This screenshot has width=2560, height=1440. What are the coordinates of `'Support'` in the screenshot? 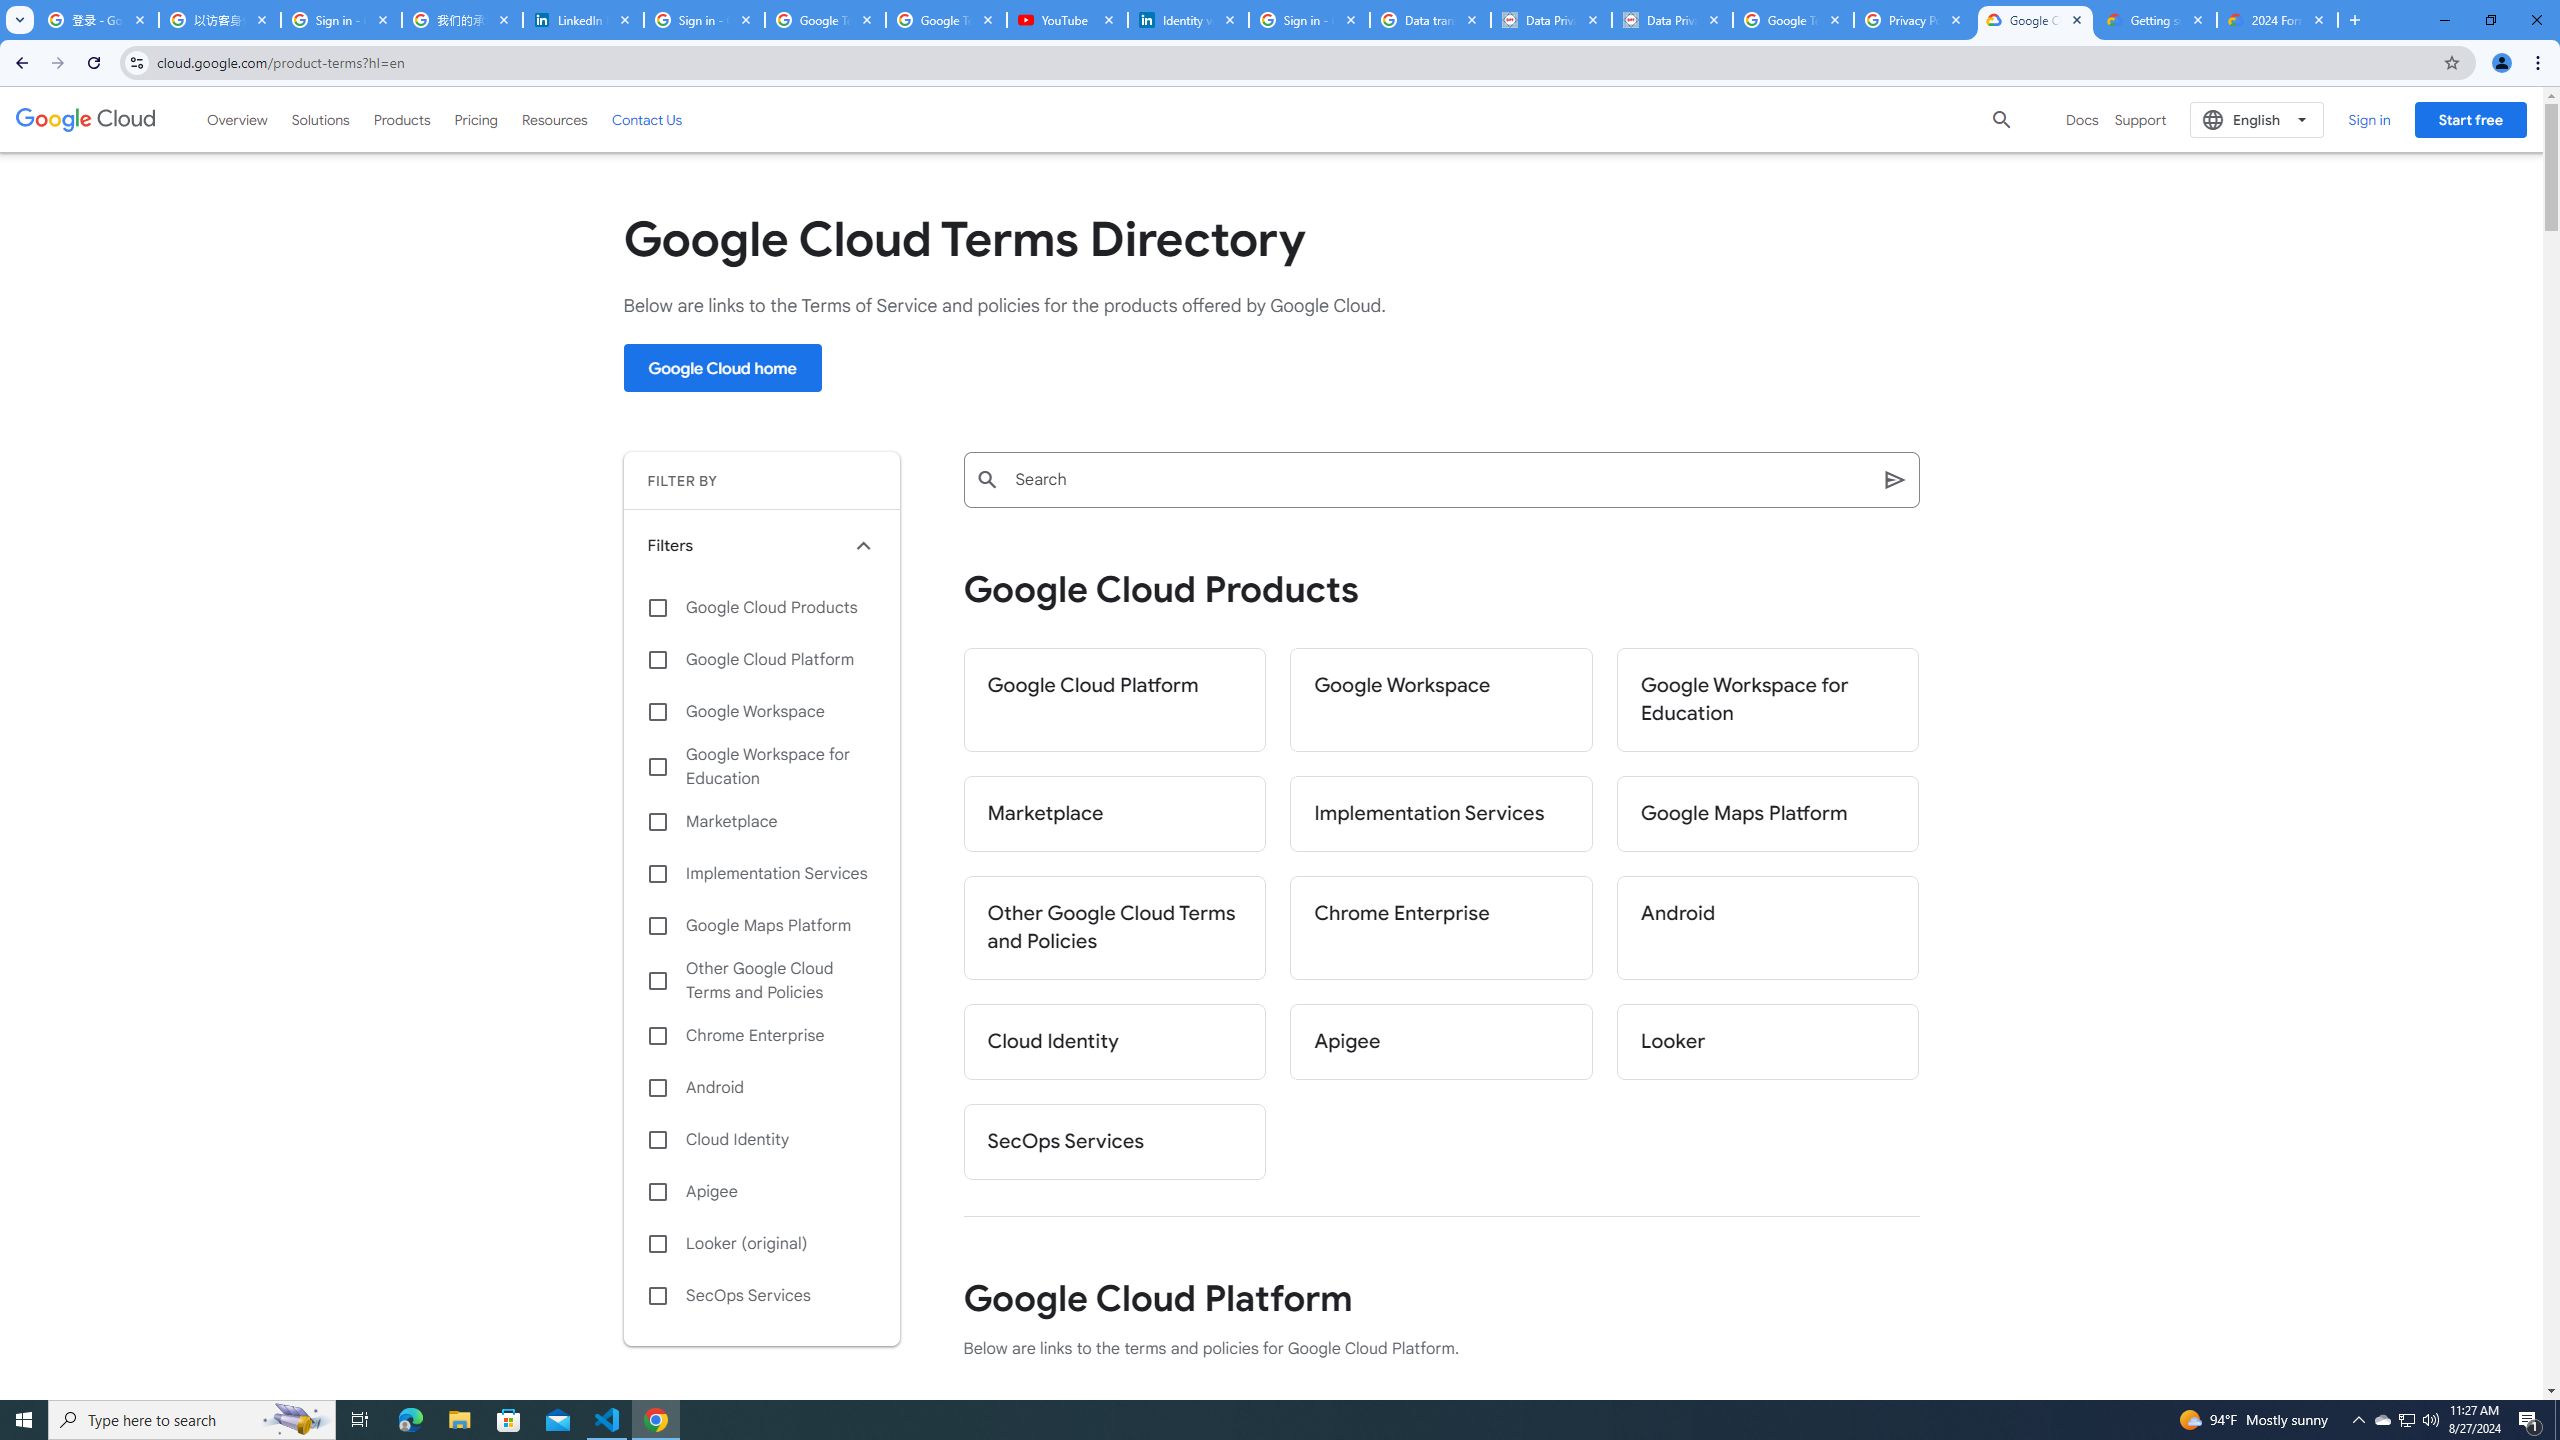 It's located at (2140, 118).